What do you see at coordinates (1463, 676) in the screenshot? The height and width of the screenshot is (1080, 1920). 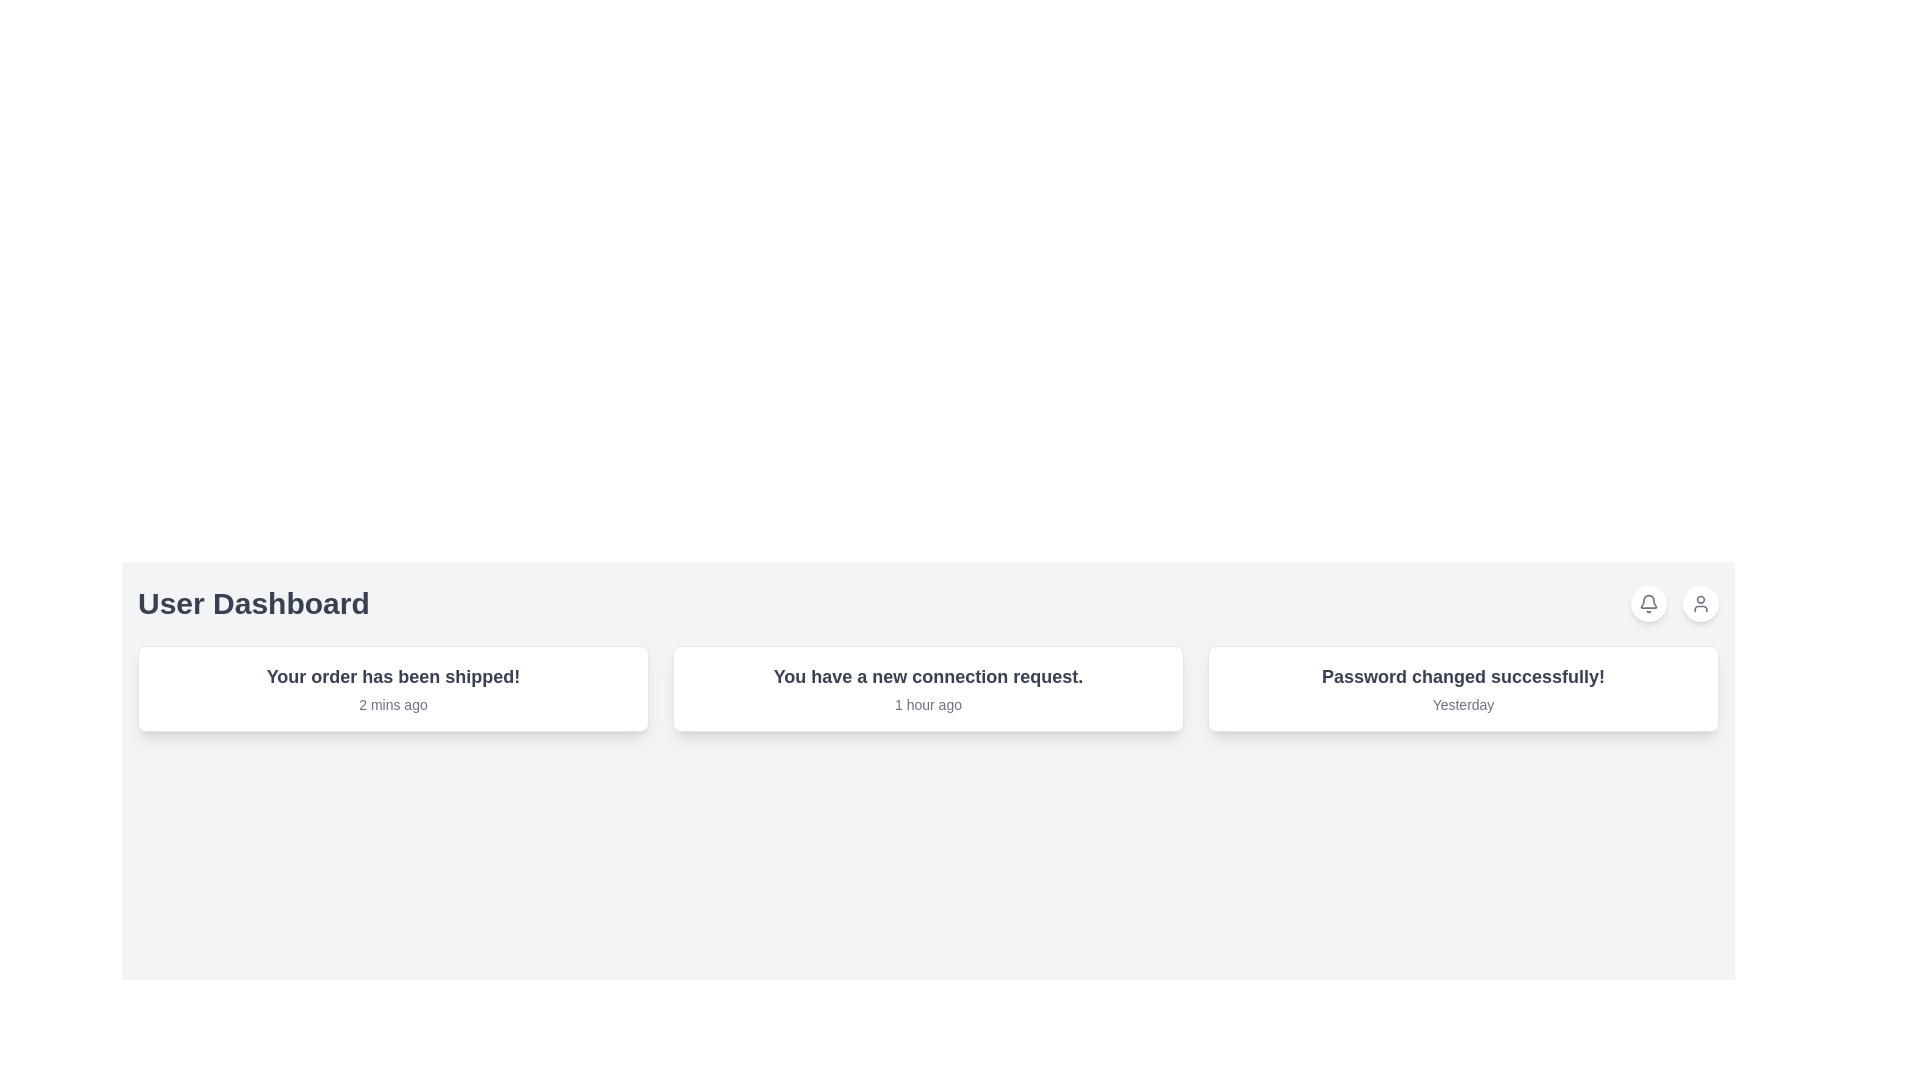 I see `the Text label indicating 'Password changed successfully! Yesterday' at the top of the card, which is the third card in a horizontal row on the dashboard` at bounding box center [1463, 676].